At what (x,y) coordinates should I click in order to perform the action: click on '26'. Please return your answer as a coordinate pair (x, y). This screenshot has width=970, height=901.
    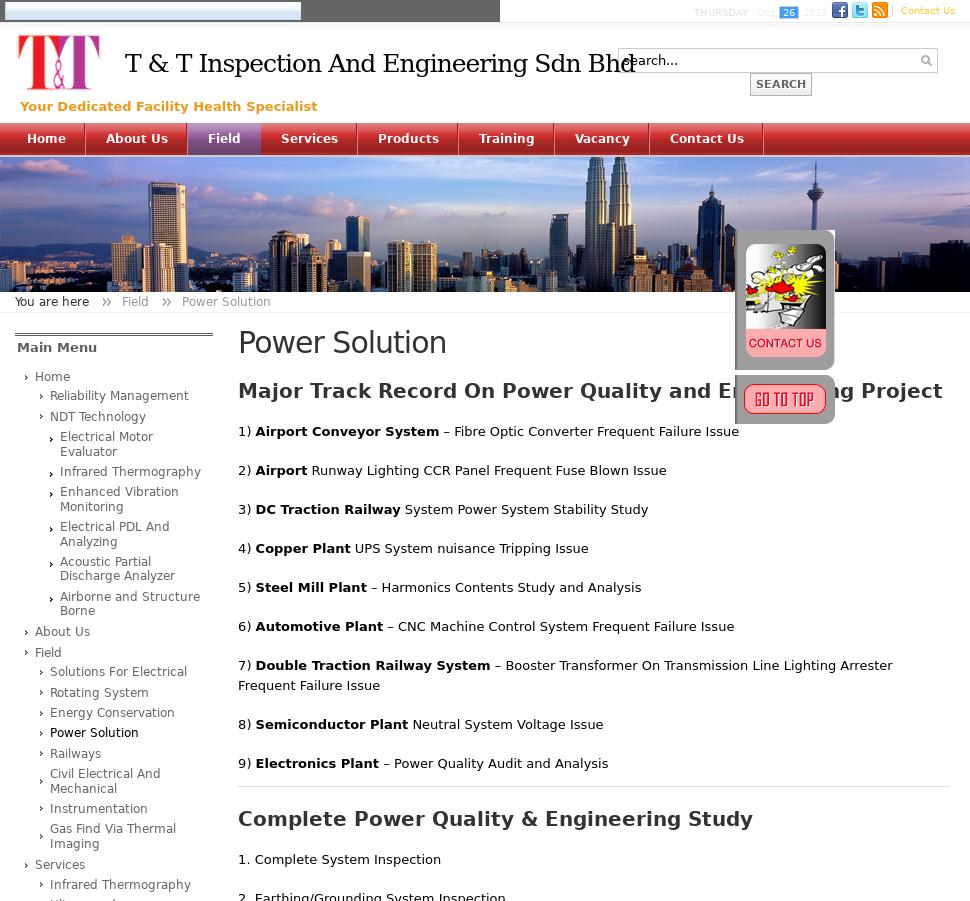
    Looking at the image, I should click on (788, 11).